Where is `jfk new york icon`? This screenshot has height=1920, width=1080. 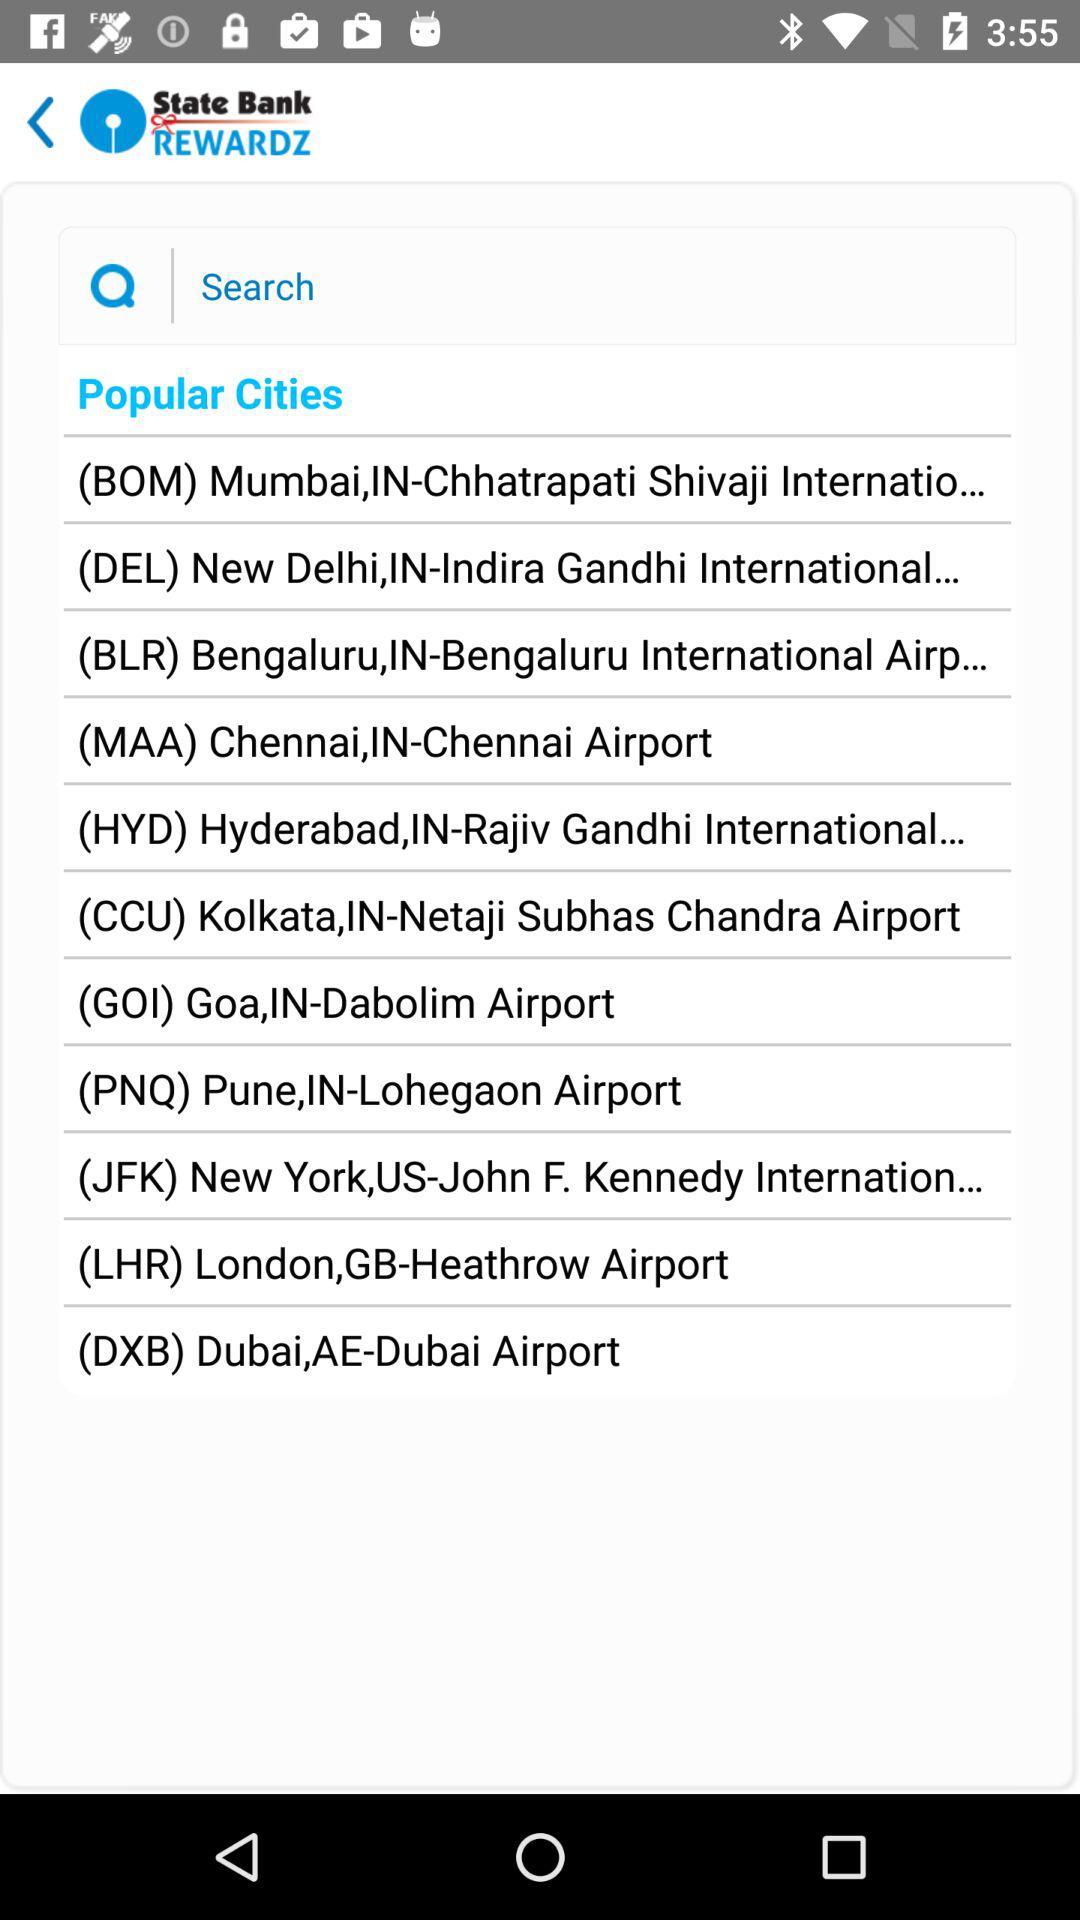
jfk new york icon is located at coordinates (536, 1175).